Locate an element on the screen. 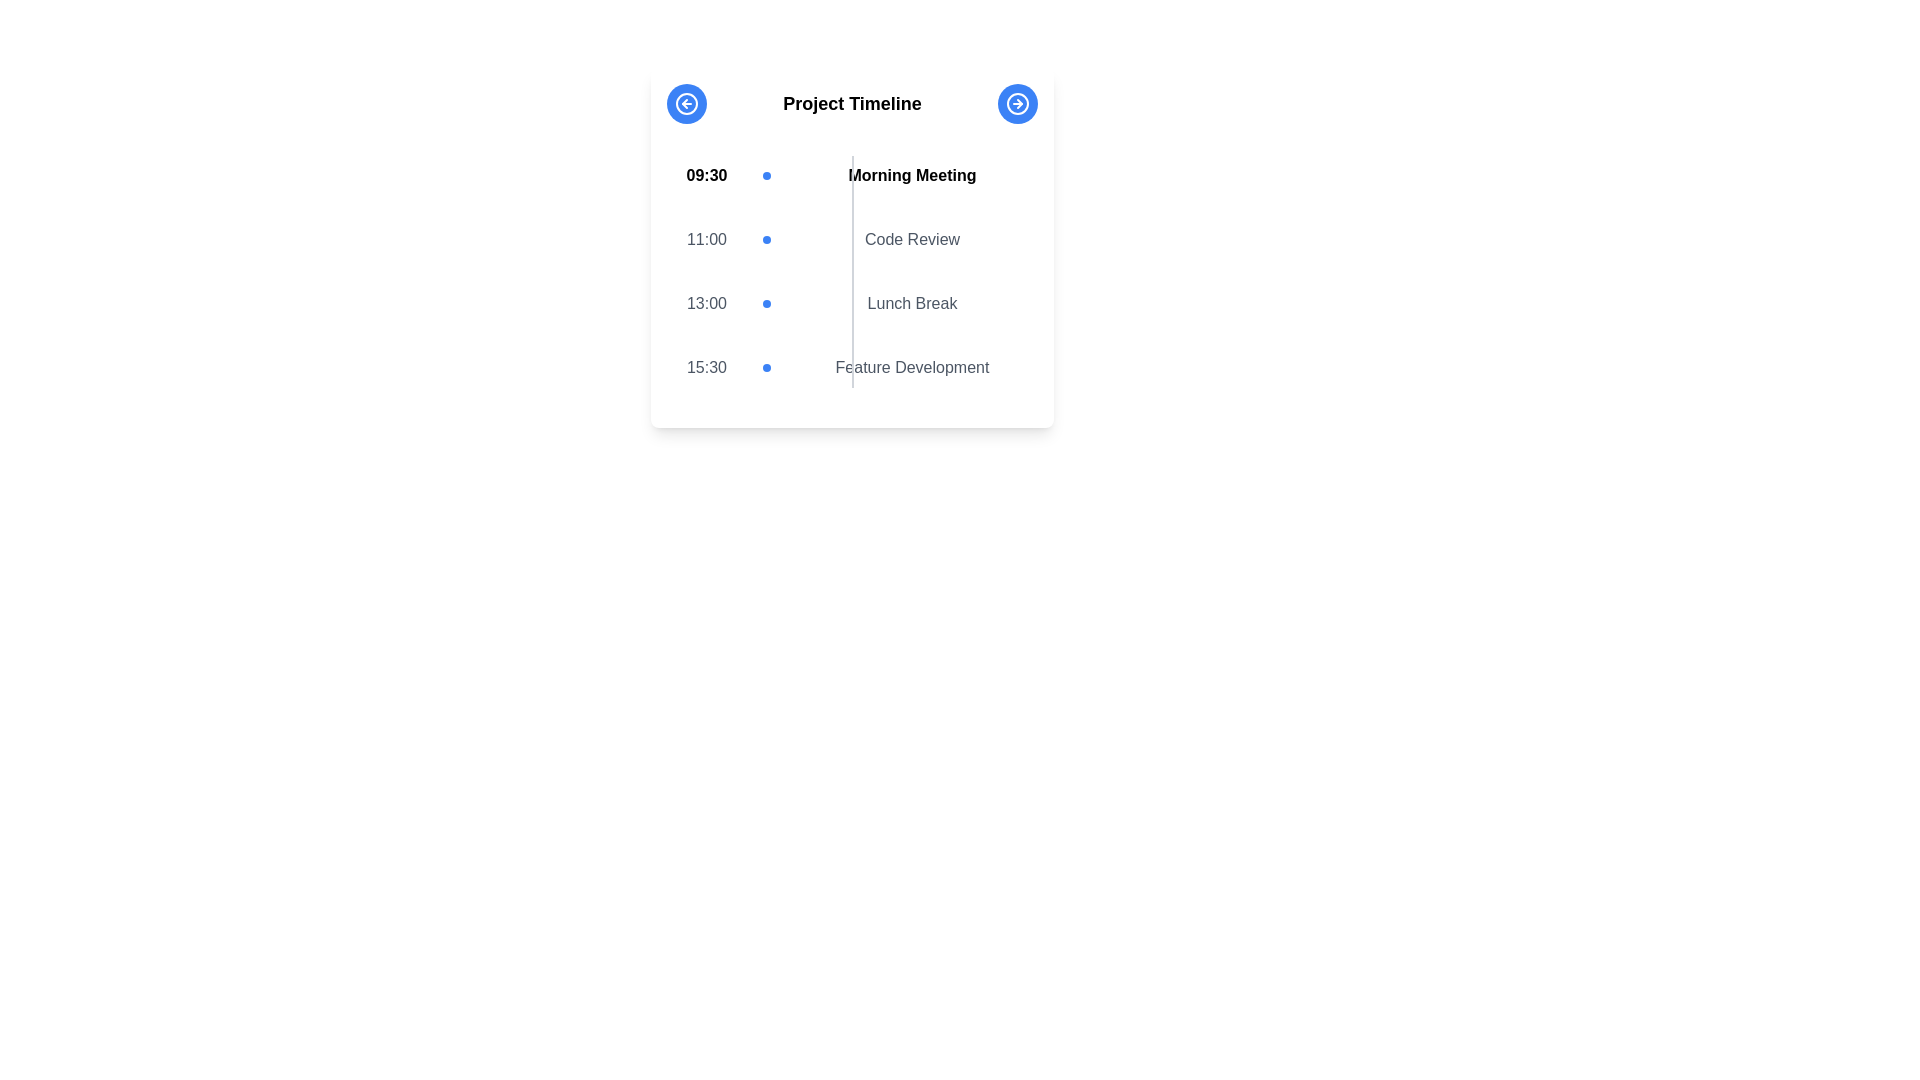 The height and width of the screenshot is (1080, 1920). the vertical light gray Divider Line that separates the time labels and event descriptions in the timeline layout is located at coordinates (852, 272).